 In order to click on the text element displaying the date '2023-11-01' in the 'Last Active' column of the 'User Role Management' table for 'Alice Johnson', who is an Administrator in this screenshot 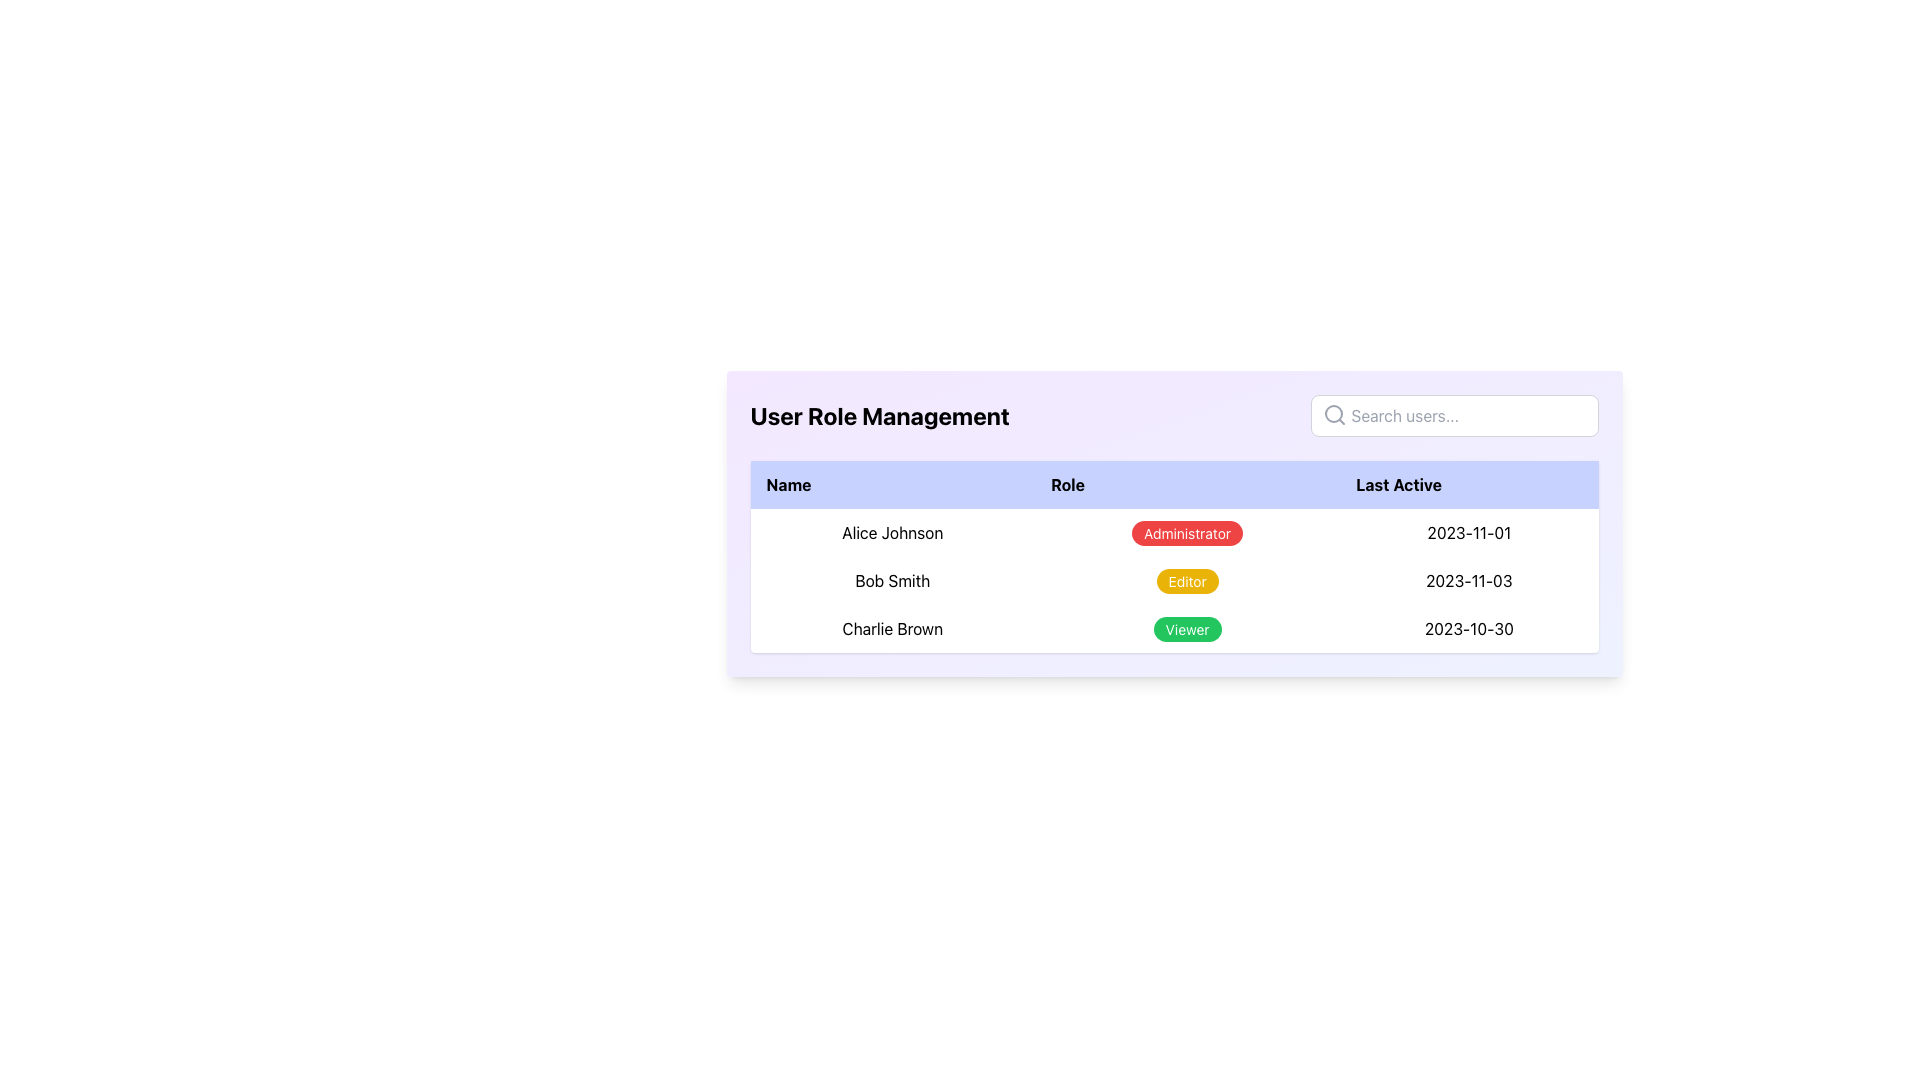, I will do `click(1469, 531)`.